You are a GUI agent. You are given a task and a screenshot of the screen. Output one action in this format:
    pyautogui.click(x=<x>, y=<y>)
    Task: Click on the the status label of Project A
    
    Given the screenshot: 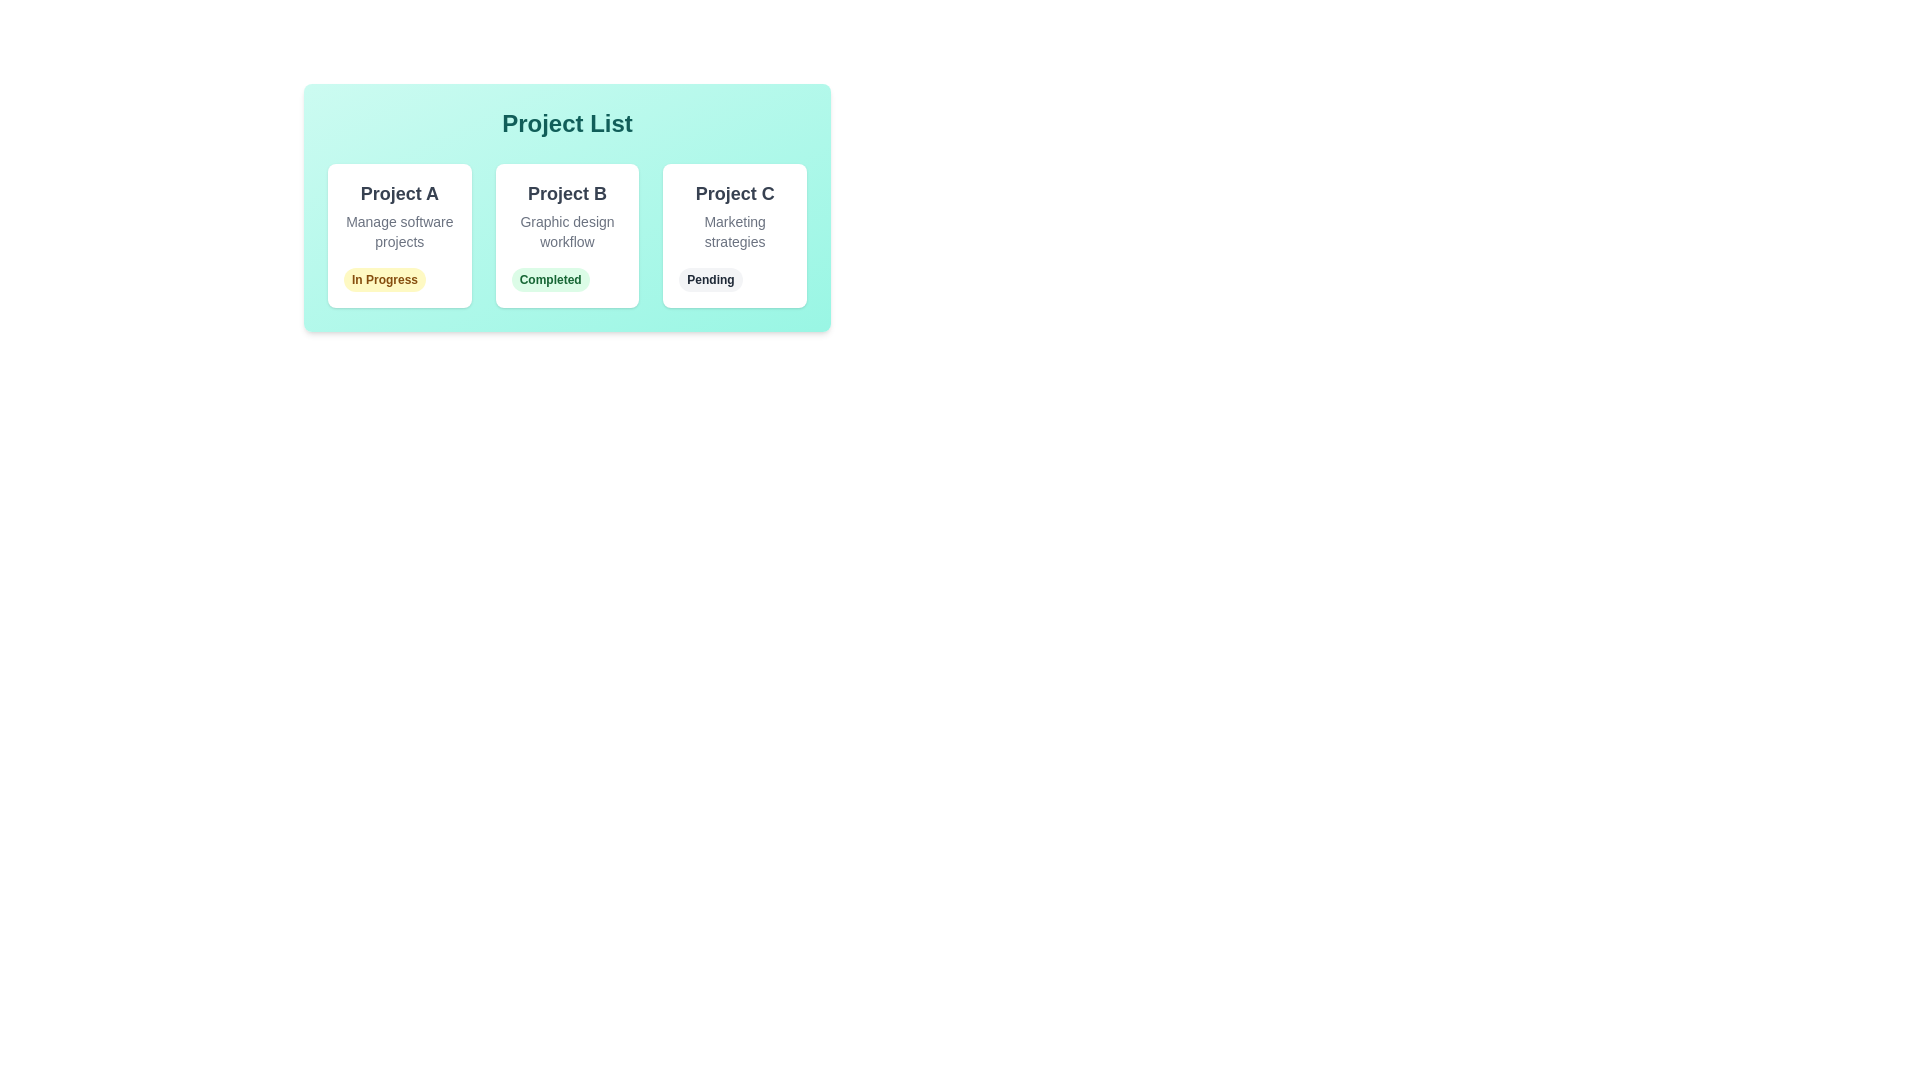 What is the action you would take?
    pyautogui.click(x=384, y=280)
    